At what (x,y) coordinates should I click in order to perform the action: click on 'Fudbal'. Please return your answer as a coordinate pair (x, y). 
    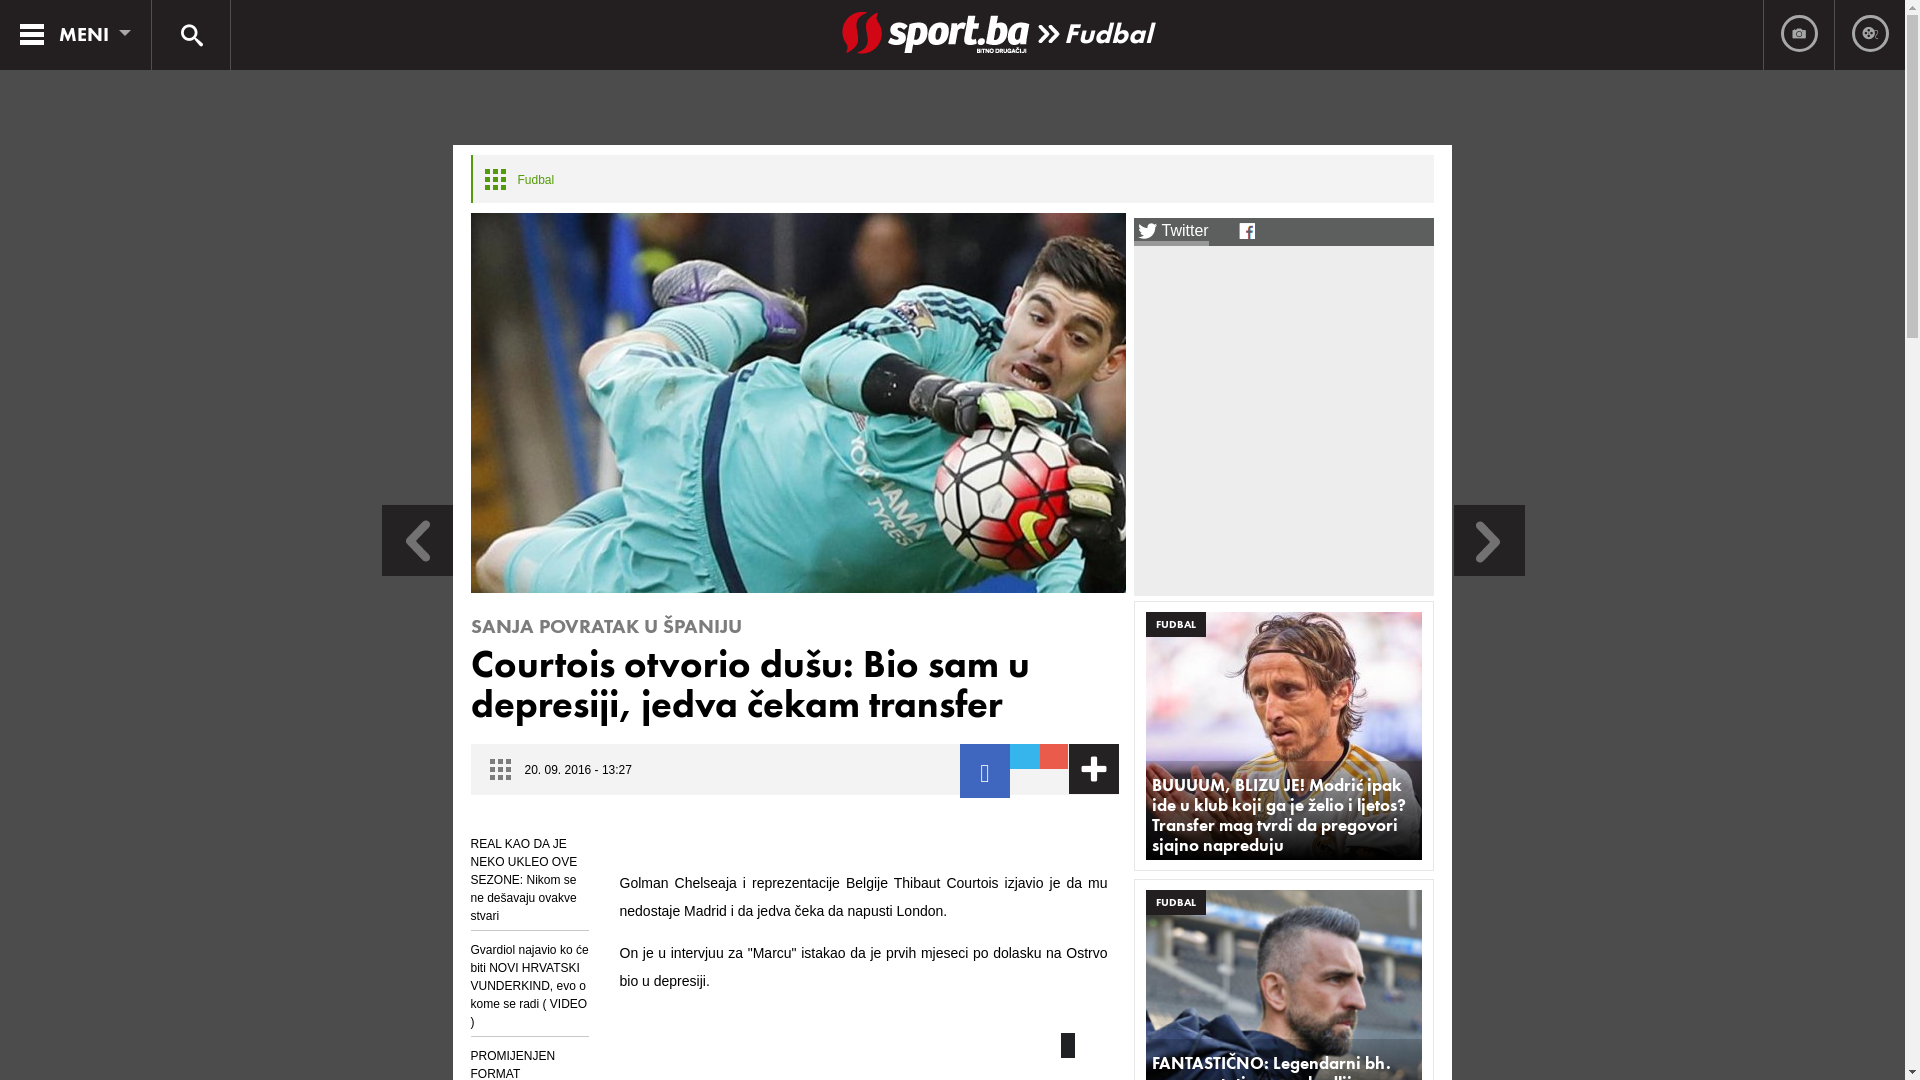
    Looking at the image, I should click on (1107, 33).